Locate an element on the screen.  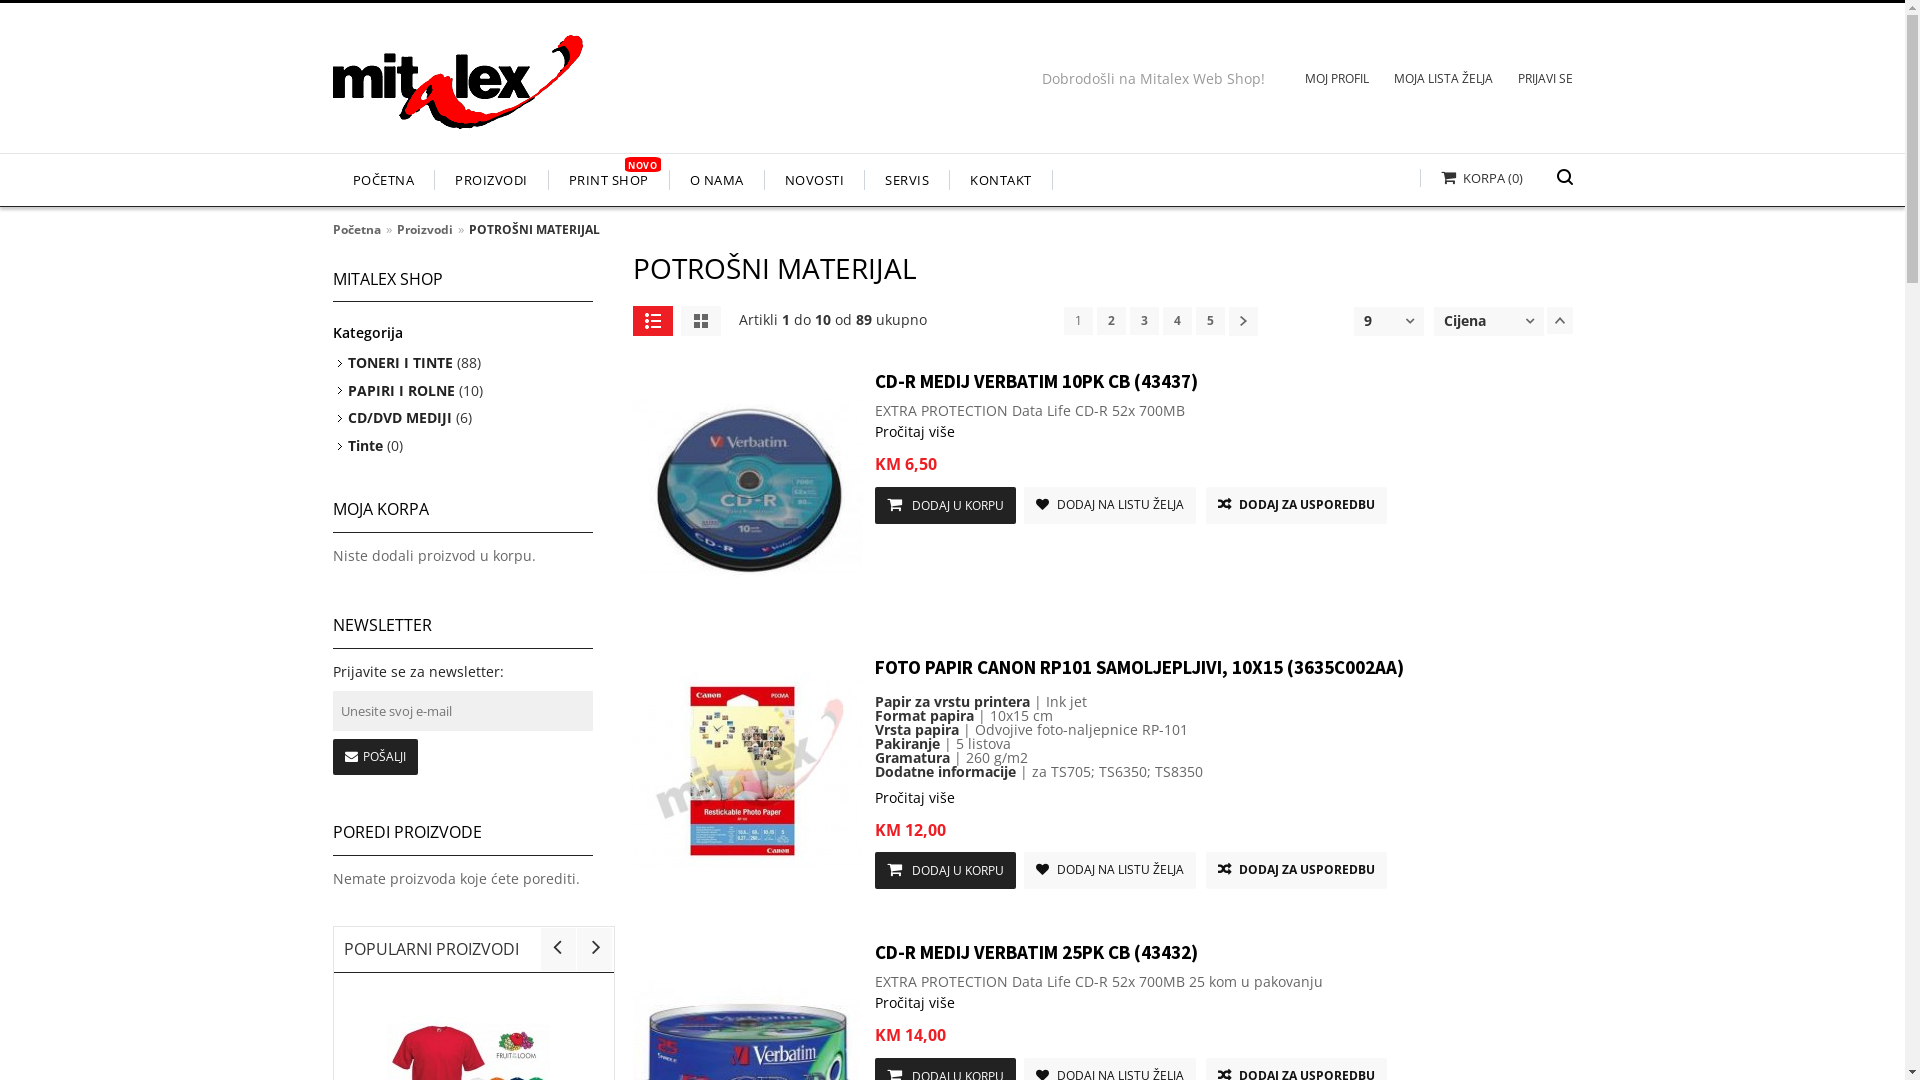
'3' is located at coordinates (1144, 319).